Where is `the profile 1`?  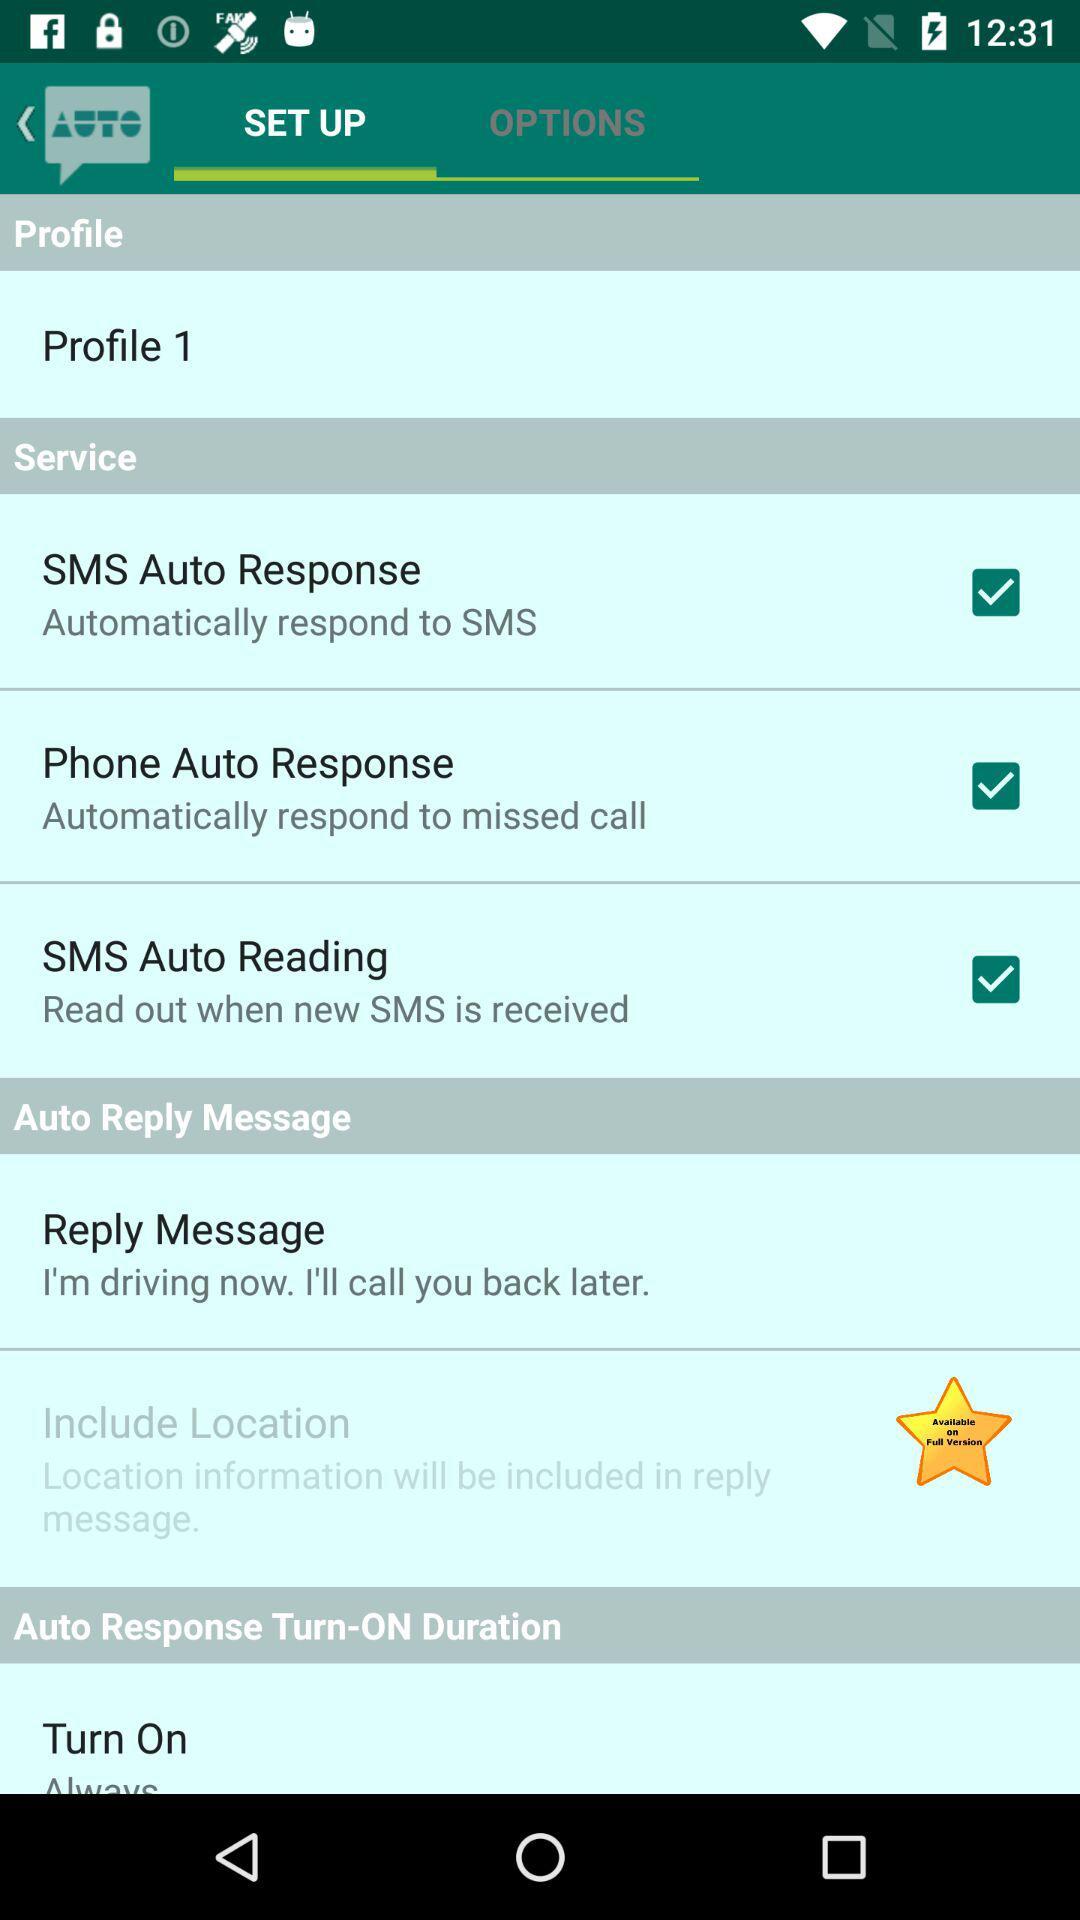 the profile 1 is located at coordinates (118, 344).